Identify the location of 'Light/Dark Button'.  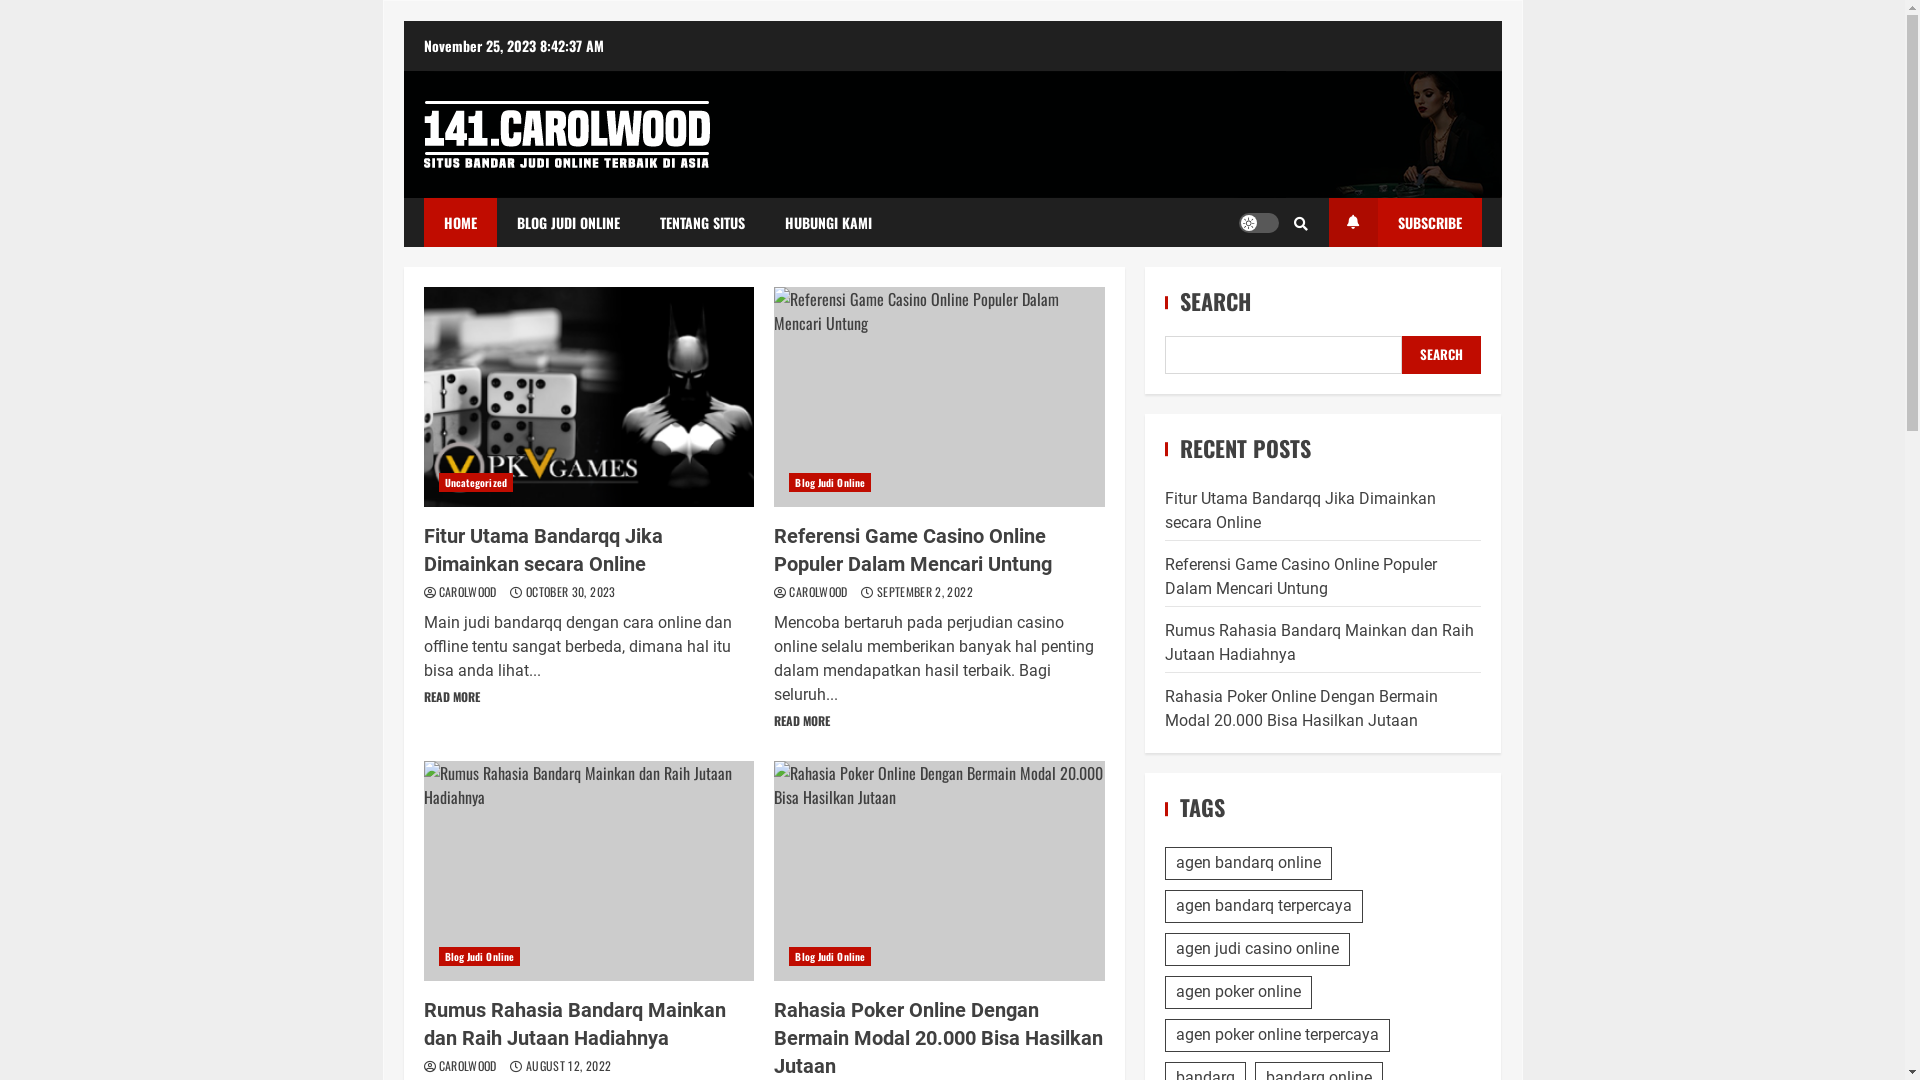
(1256, 222).